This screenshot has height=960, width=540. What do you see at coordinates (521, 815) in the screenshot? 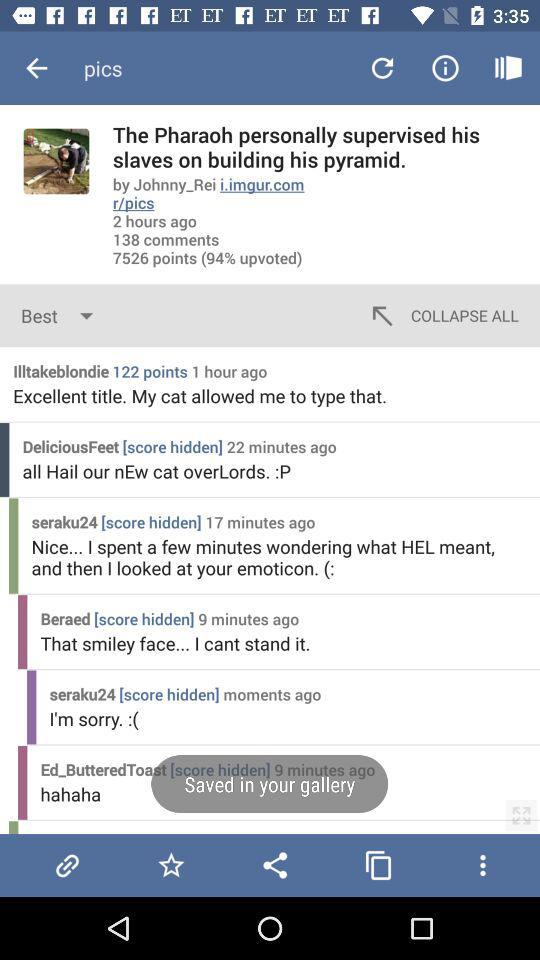
I see `view option` at bounding box center [521, 815].